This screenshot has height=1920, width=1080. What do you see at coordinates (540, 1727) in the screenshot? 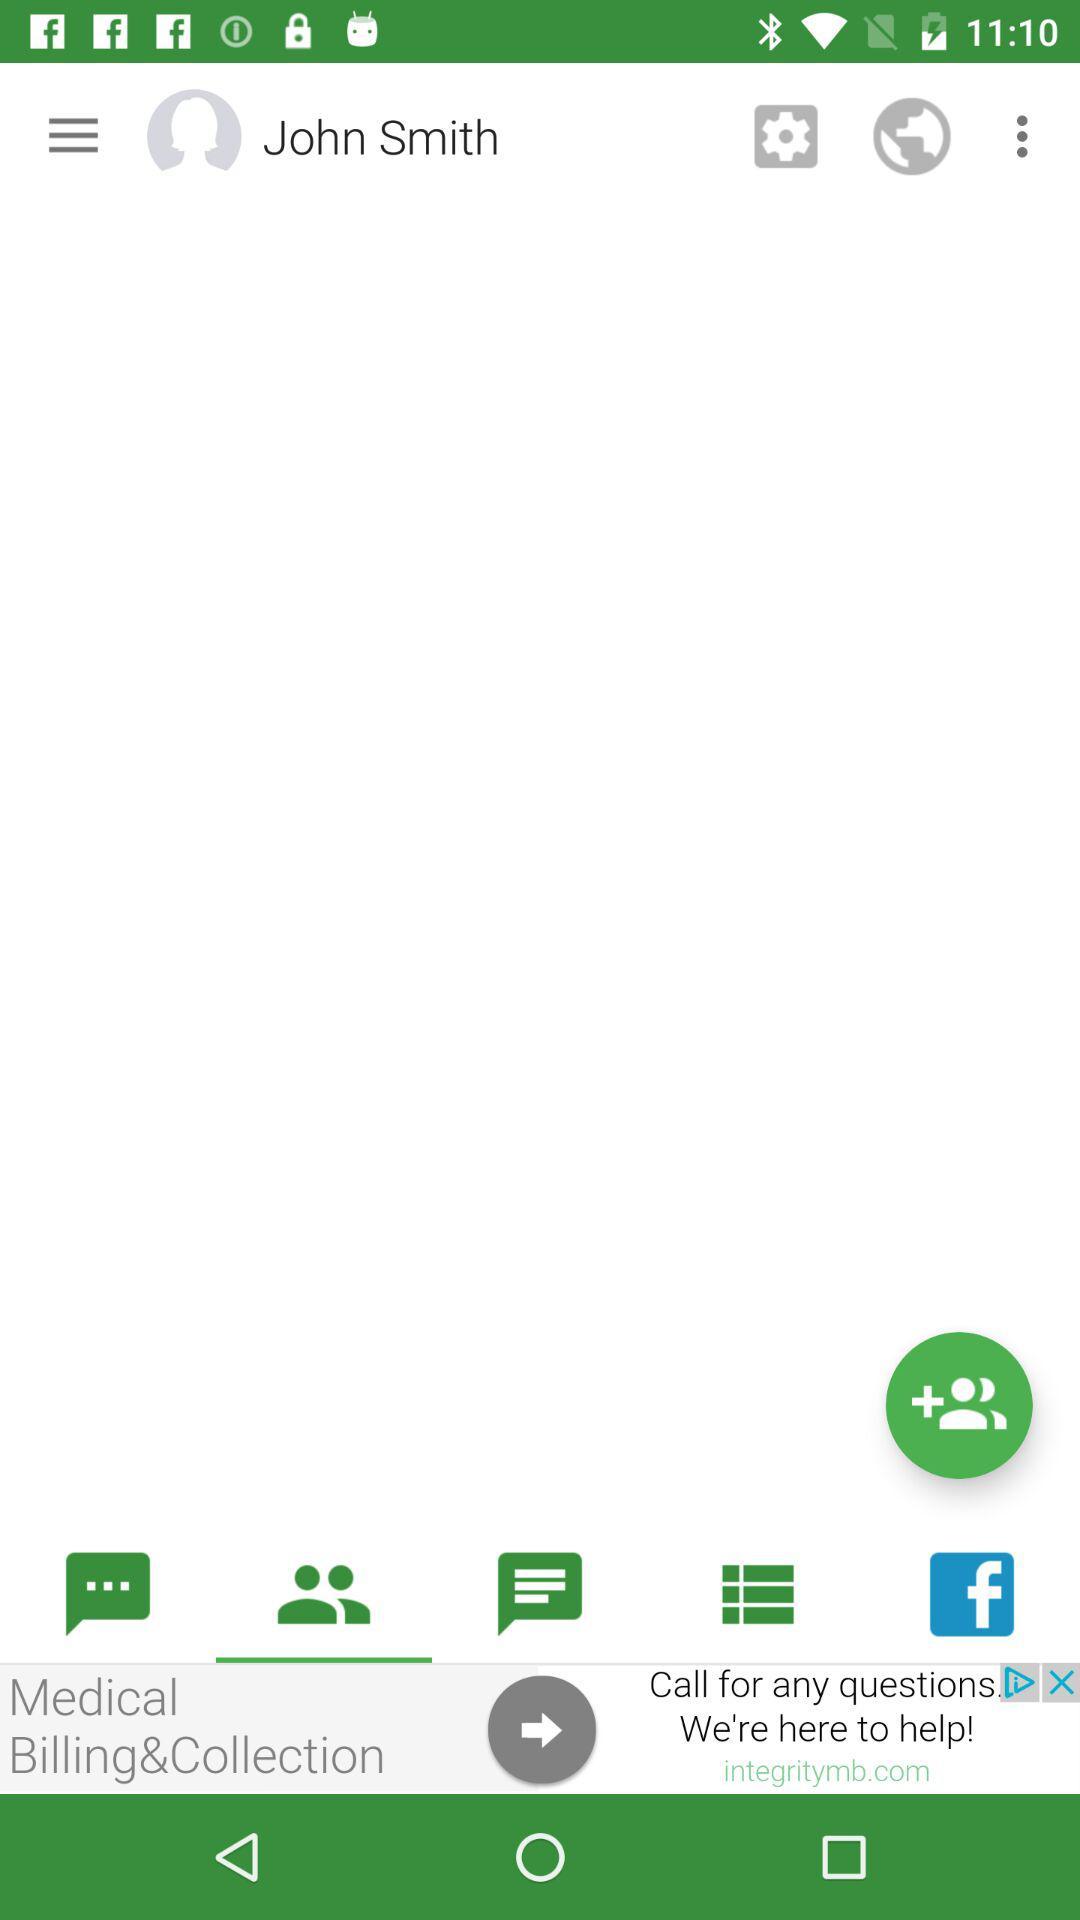
I see `see an image` at bounding box center [540, 1727].